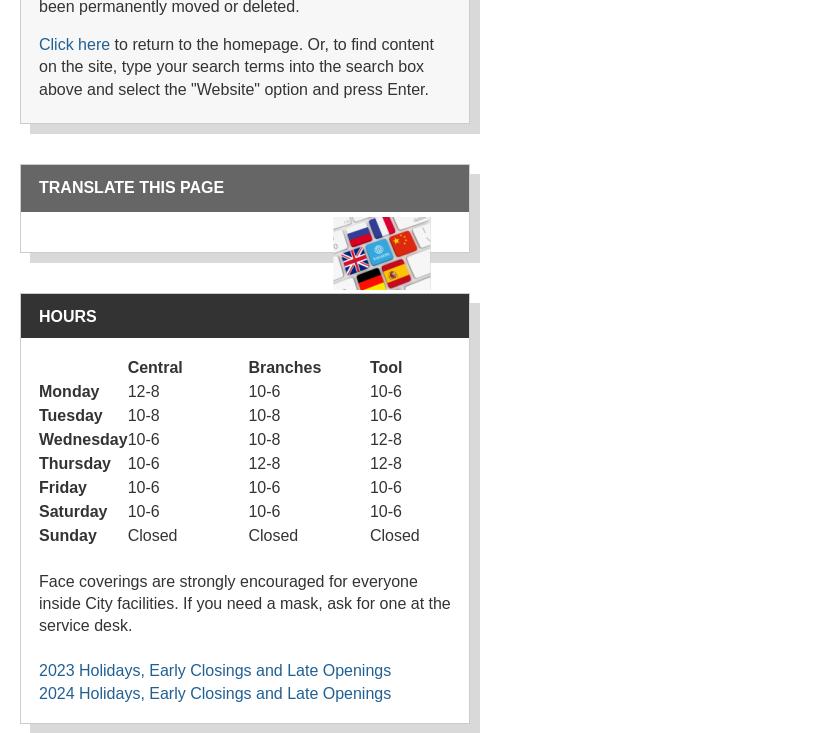  I want to click on 'Friday', so click(63, 486).